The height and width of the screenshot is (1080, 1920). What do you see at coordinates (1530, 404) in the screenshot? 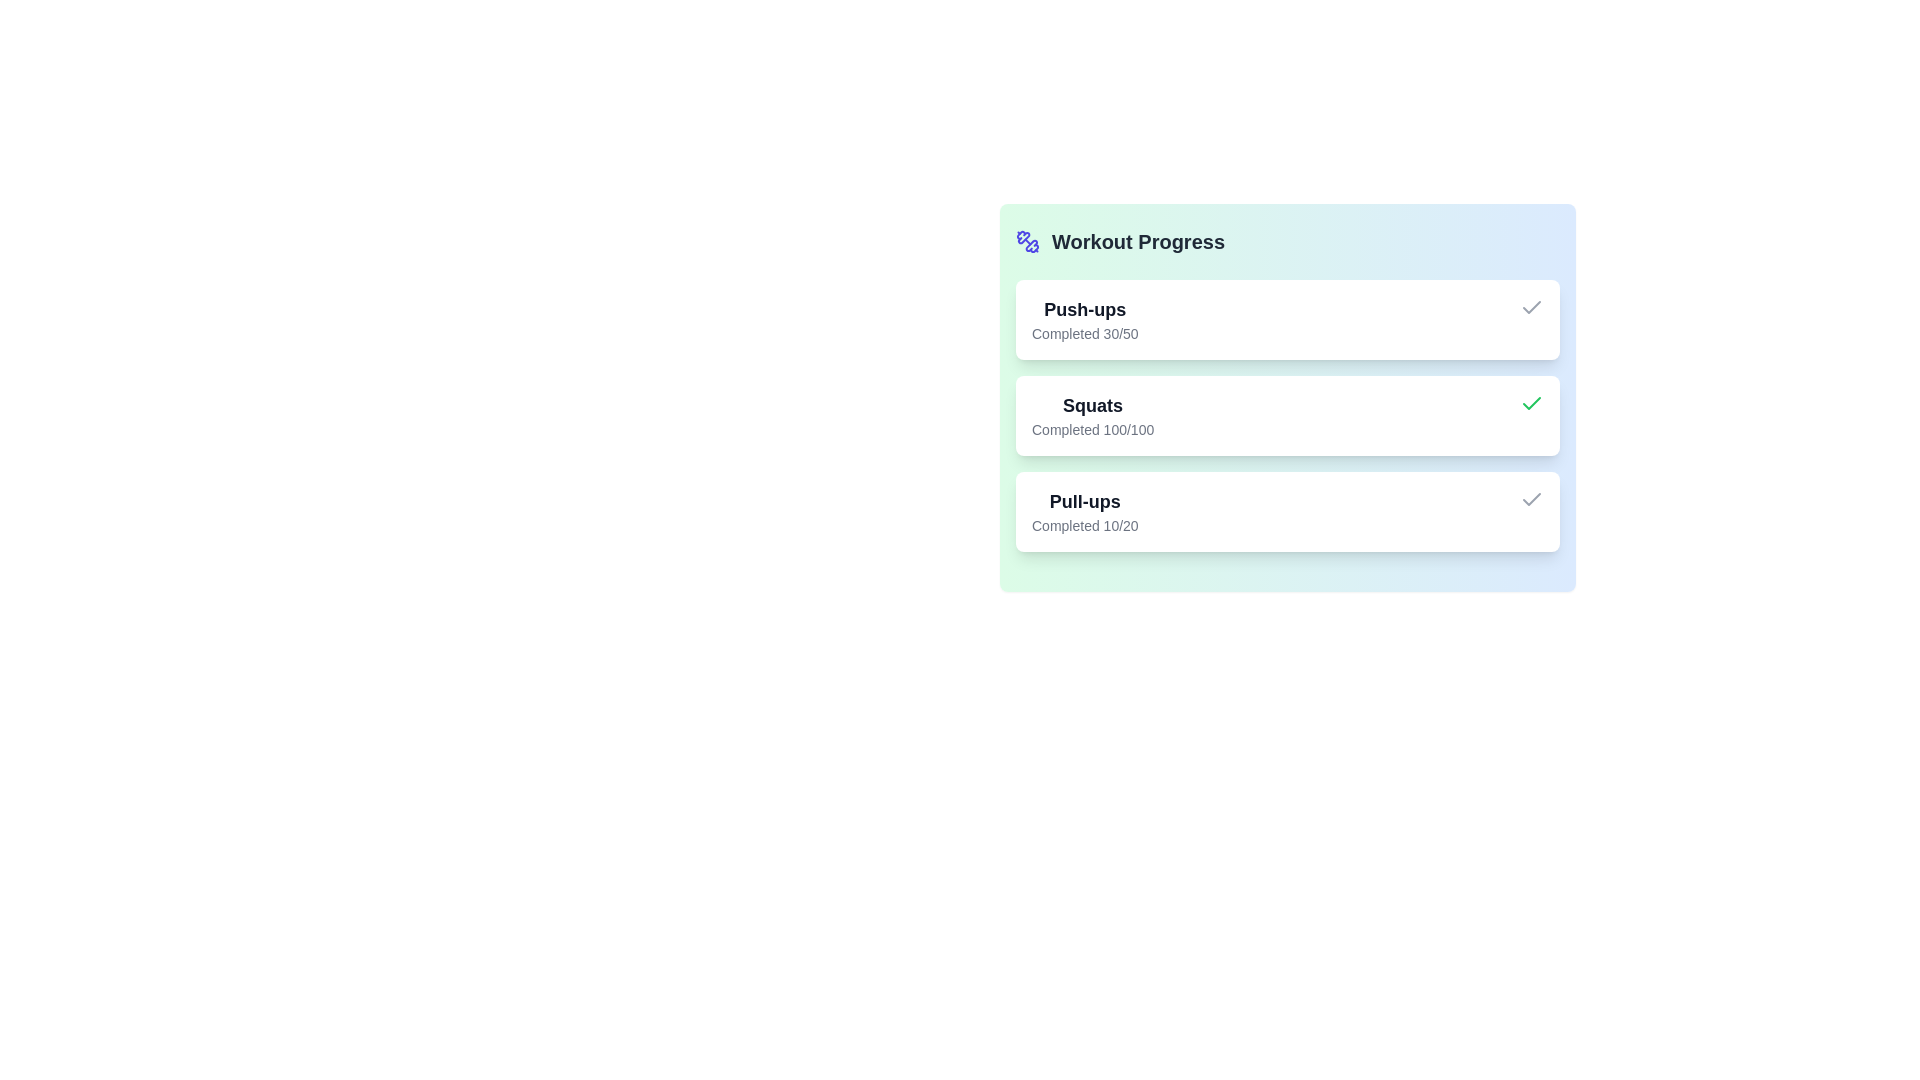
I see `the completion icon indicating that the 'Squats' exercise has been completed, located in the rightmost section of the card titled 'Squats'` at bounding box center [1530, 404].